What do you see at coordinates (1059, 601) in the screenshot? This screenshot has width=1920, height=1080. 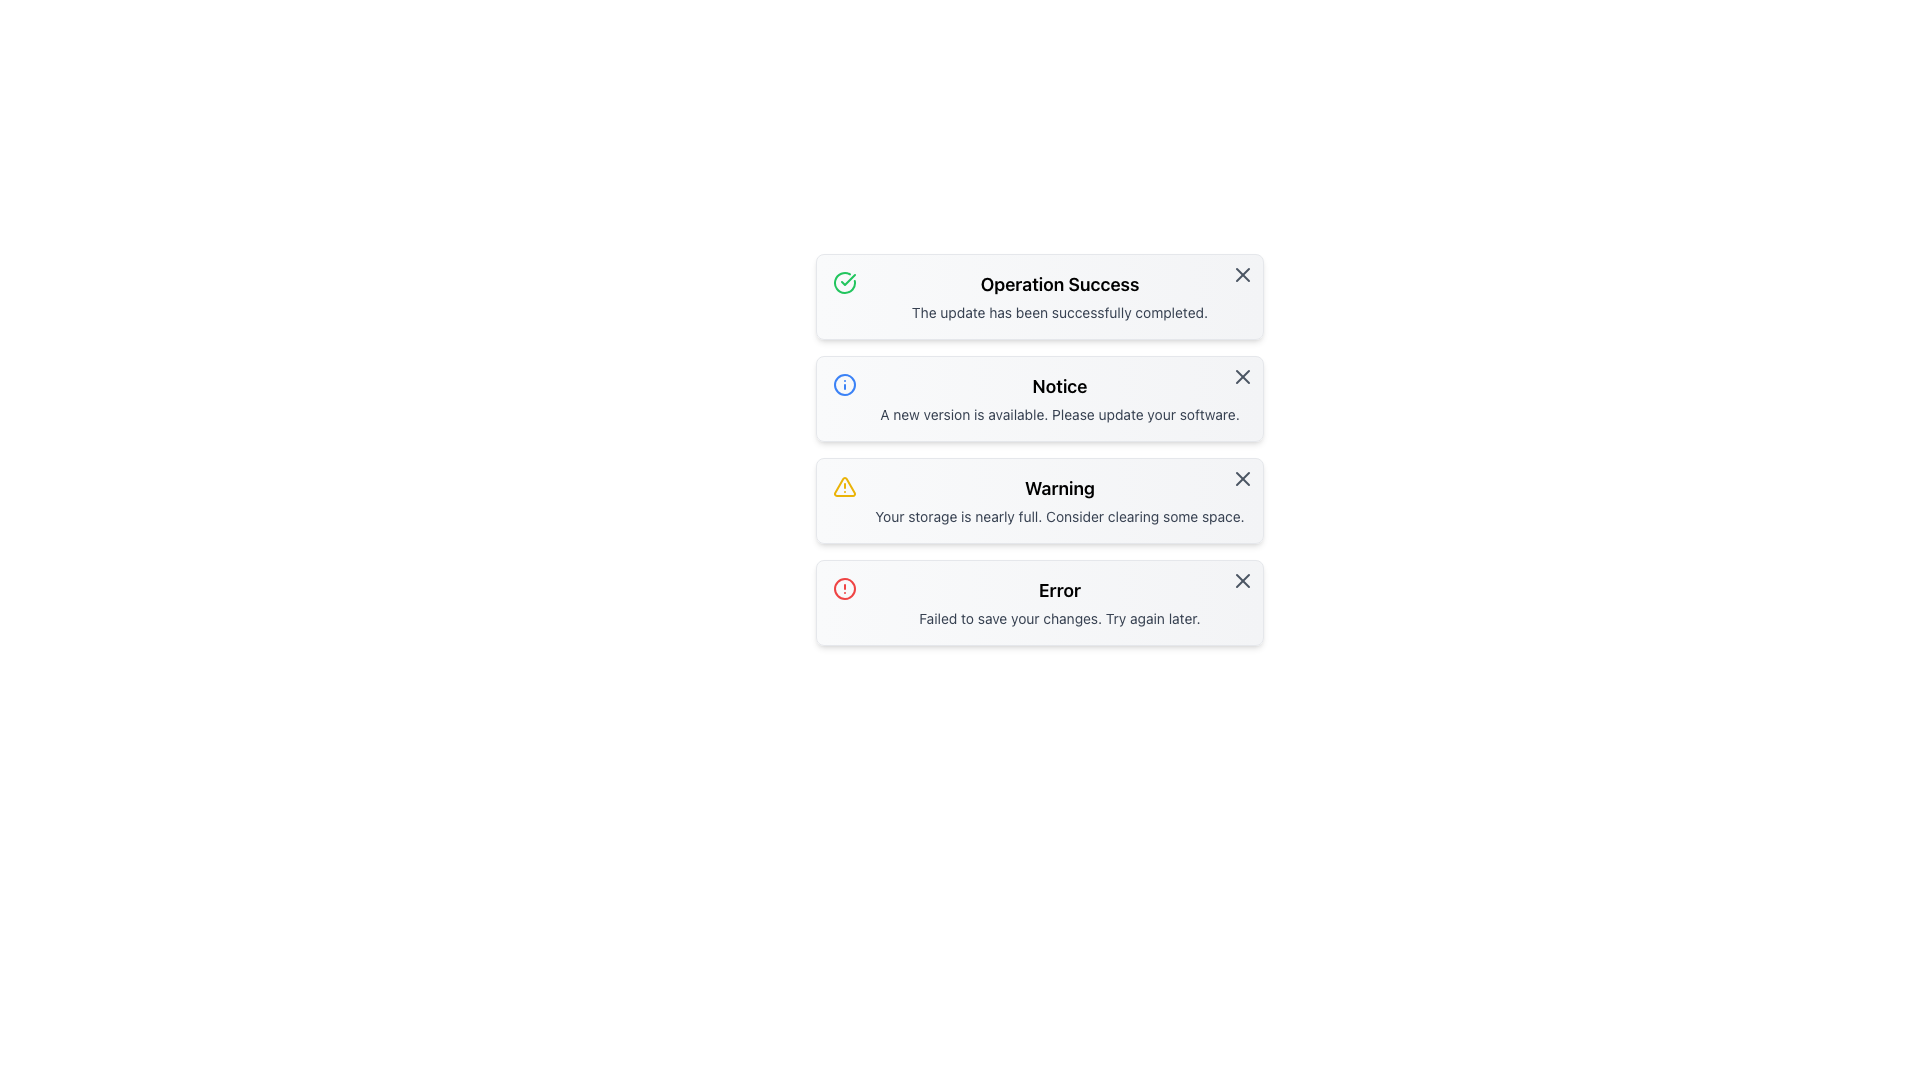 I see `error title 'Error' and details 'Failed to save your changes. Try again later.' from the notification box located at the bottom of the notification stack` at bounding box center [1059, 601].